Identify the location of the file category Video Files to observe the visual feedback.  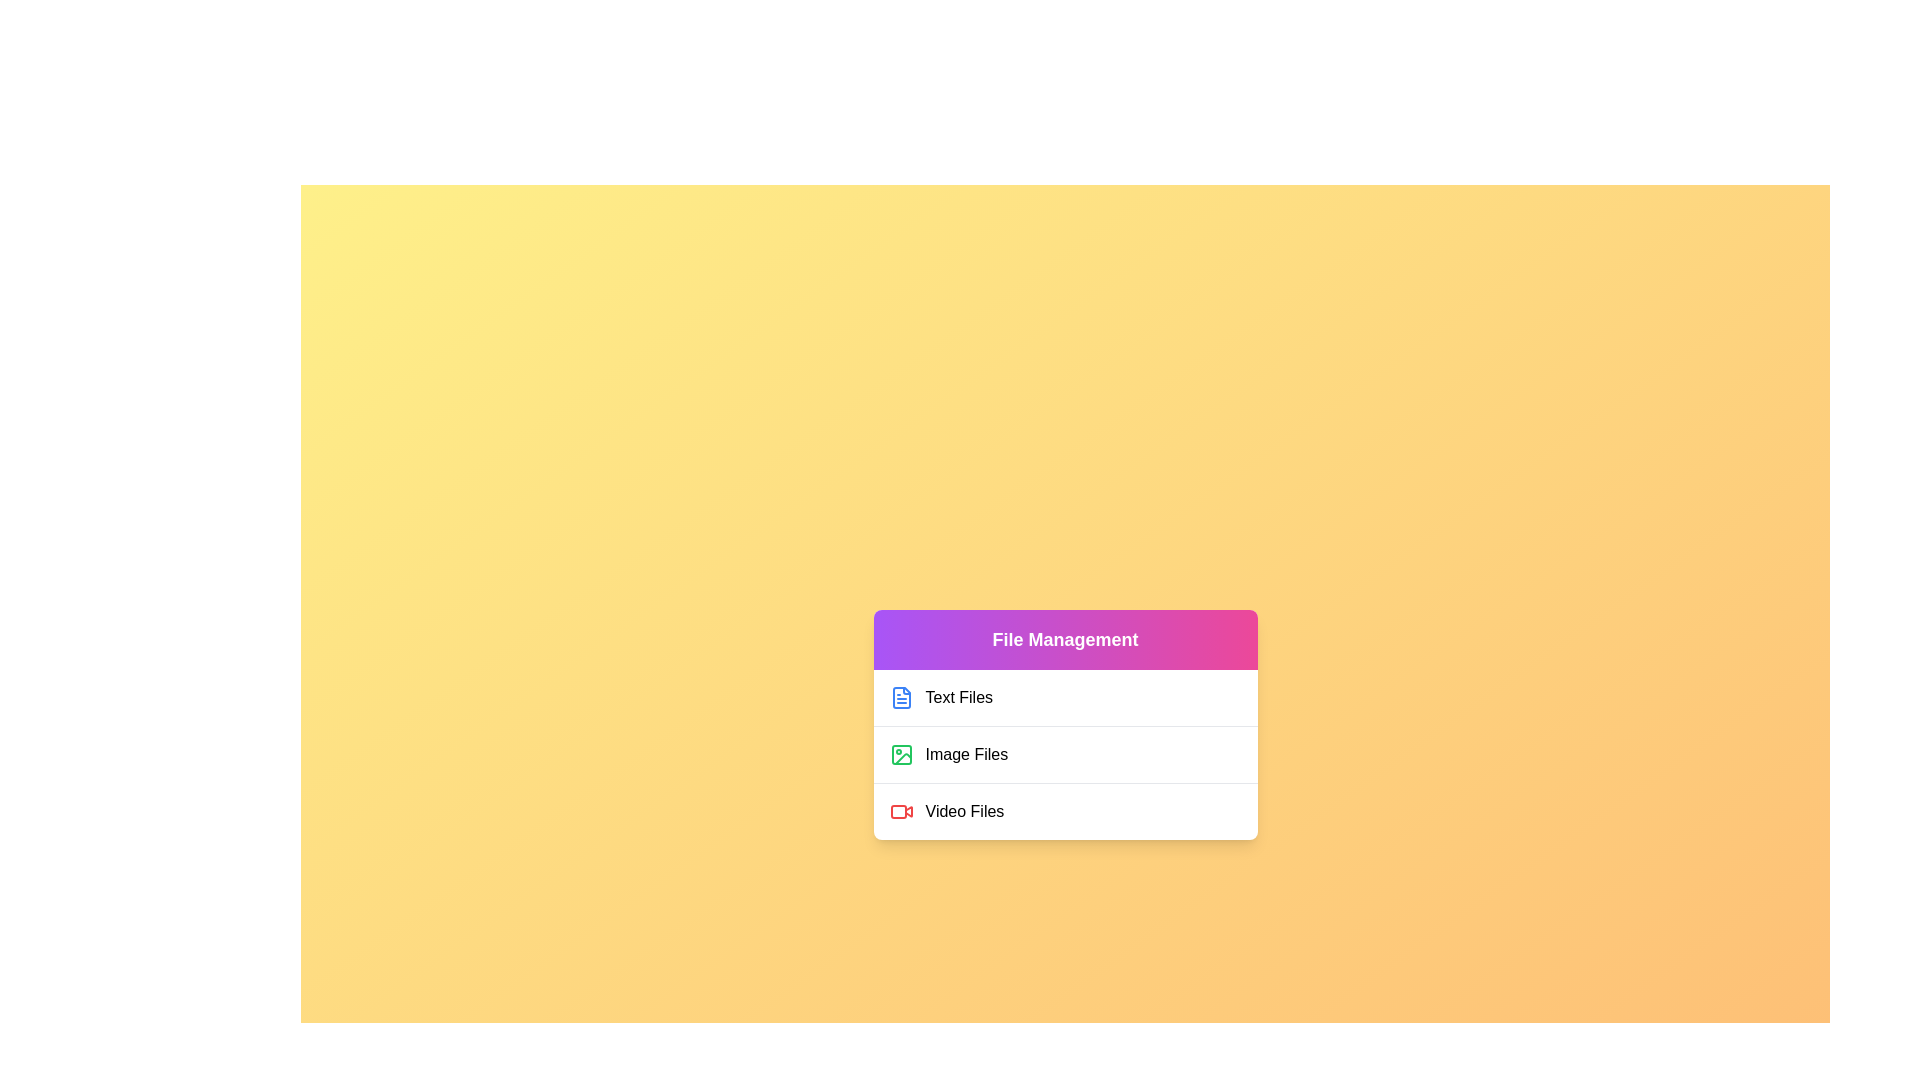
(1064, 811).